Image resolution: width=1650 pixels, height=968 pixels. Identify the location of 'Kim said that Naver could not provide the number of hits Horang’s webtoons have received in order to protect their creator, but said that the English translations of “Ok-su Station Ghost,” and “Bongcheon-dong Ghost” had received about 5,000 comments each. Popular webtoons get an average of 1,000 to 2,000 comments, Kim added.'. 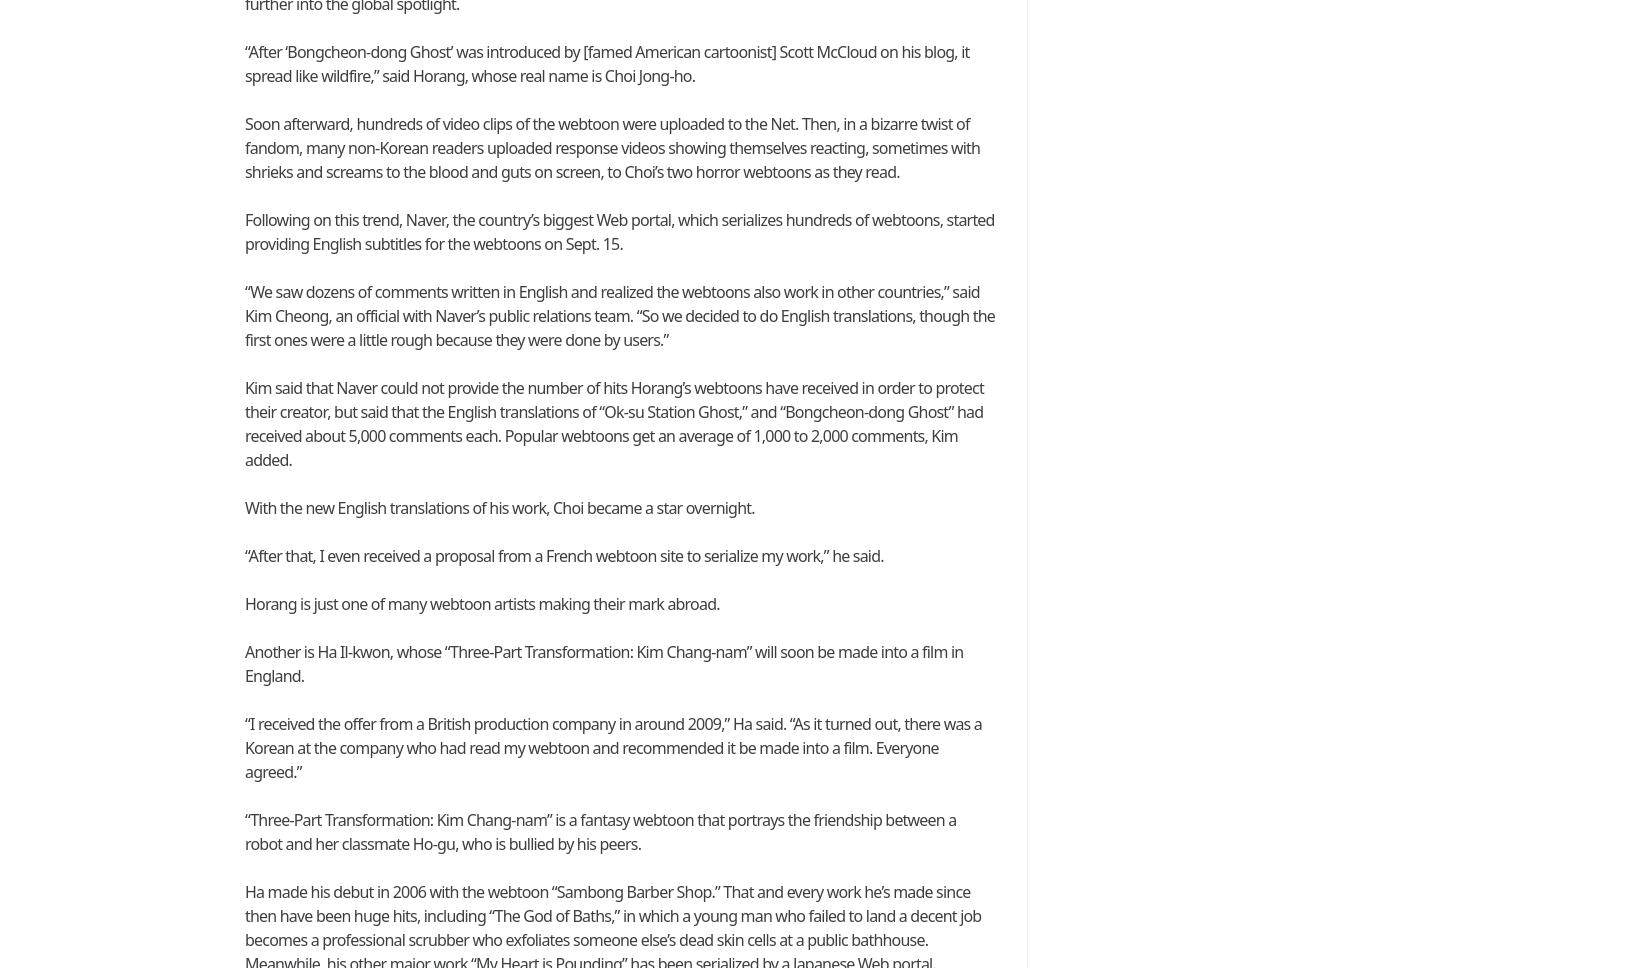
(612, 423).